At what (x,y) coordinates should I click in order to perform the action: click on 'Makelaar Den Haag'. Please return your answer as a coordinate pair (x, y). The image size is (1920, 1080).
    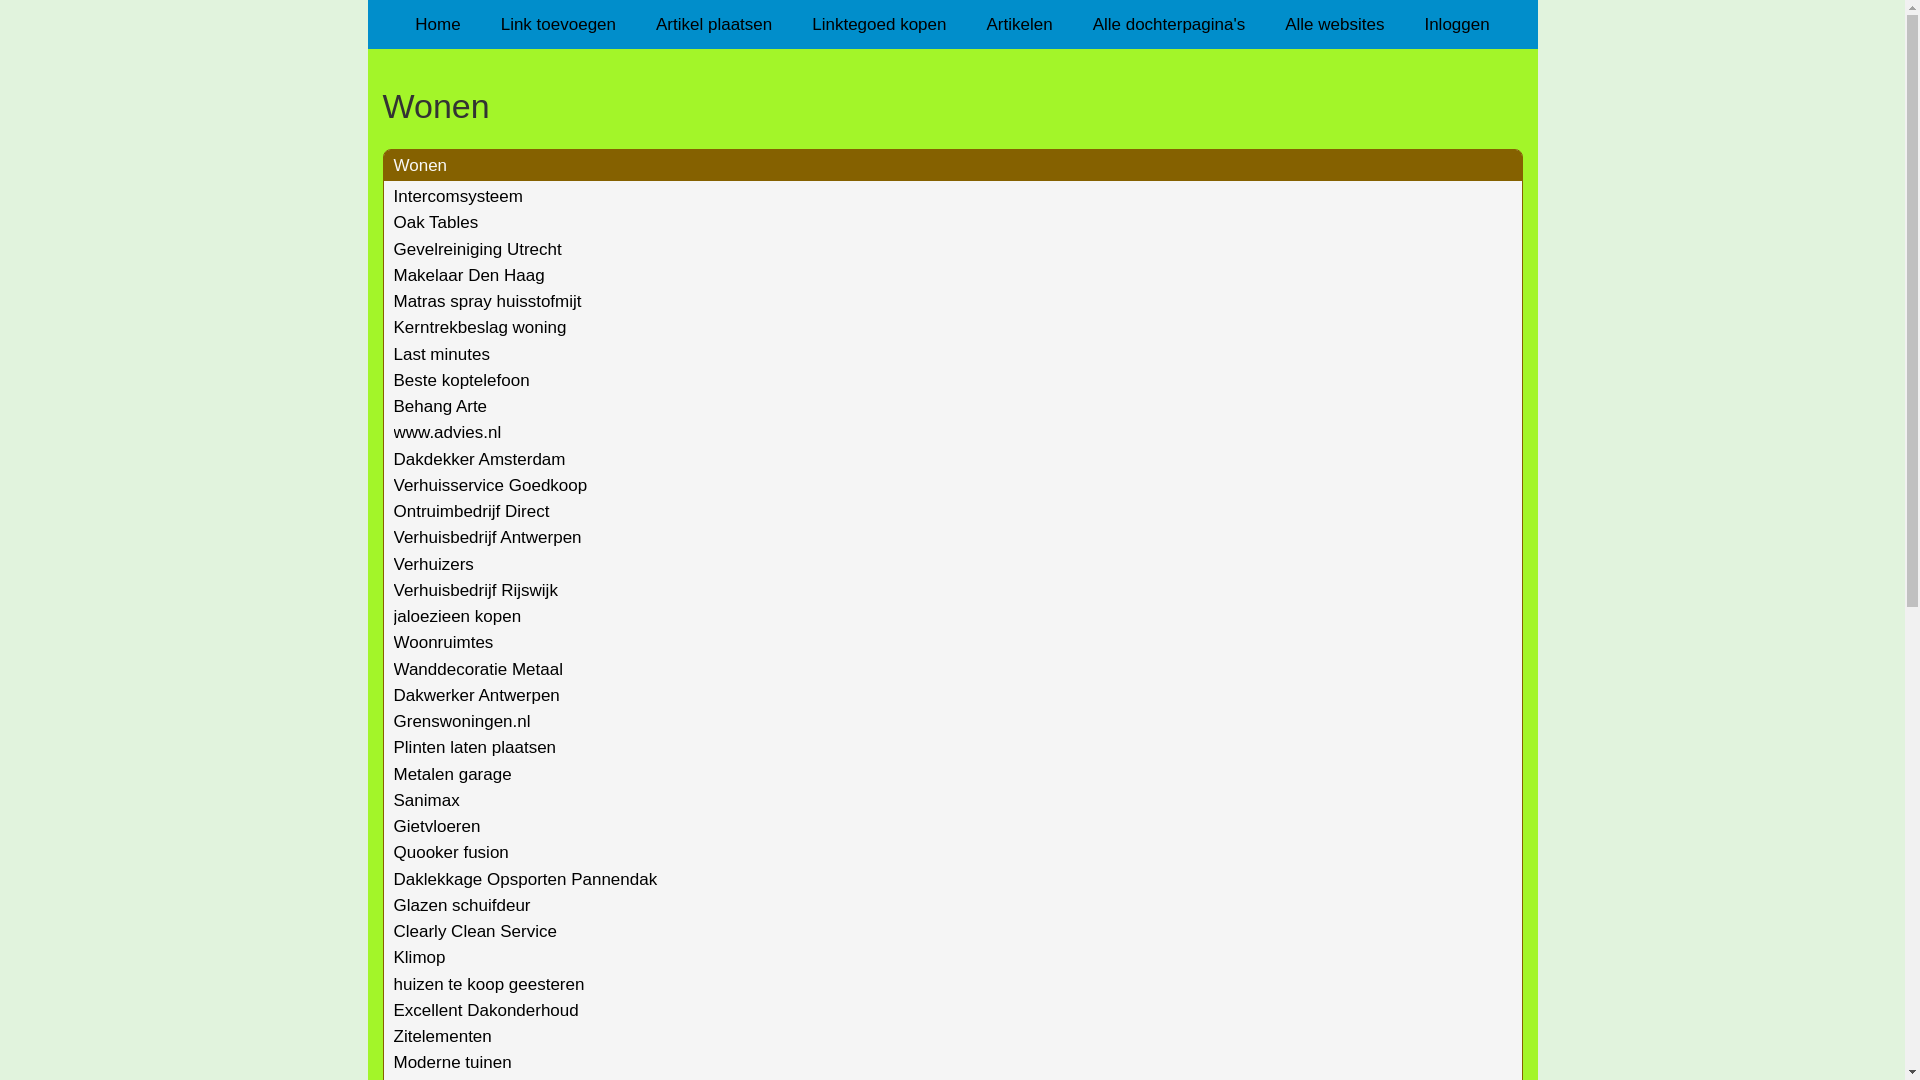
    Looking at the image, I should click on (468, 275).